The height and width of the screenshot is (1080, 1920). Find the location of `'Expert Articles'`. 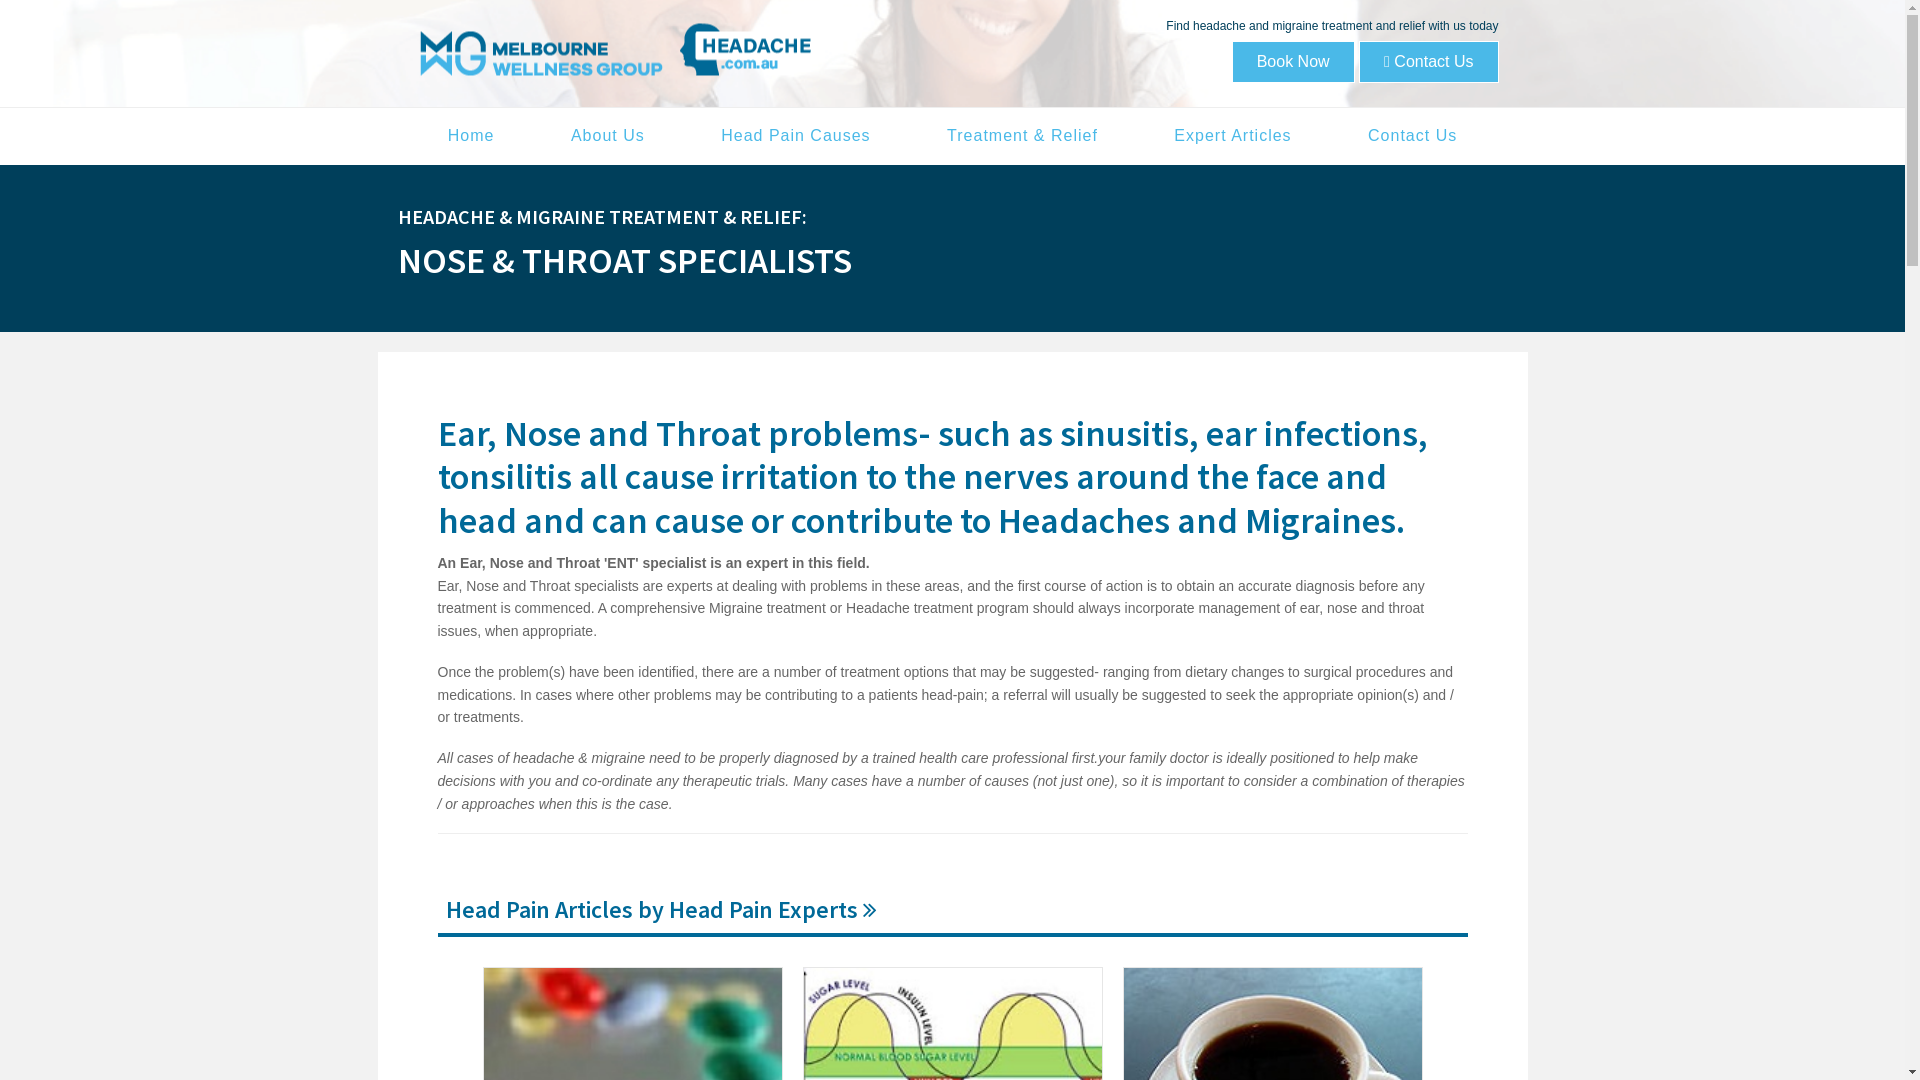

'Expert Articles' is located at coordinates (1231, 135).